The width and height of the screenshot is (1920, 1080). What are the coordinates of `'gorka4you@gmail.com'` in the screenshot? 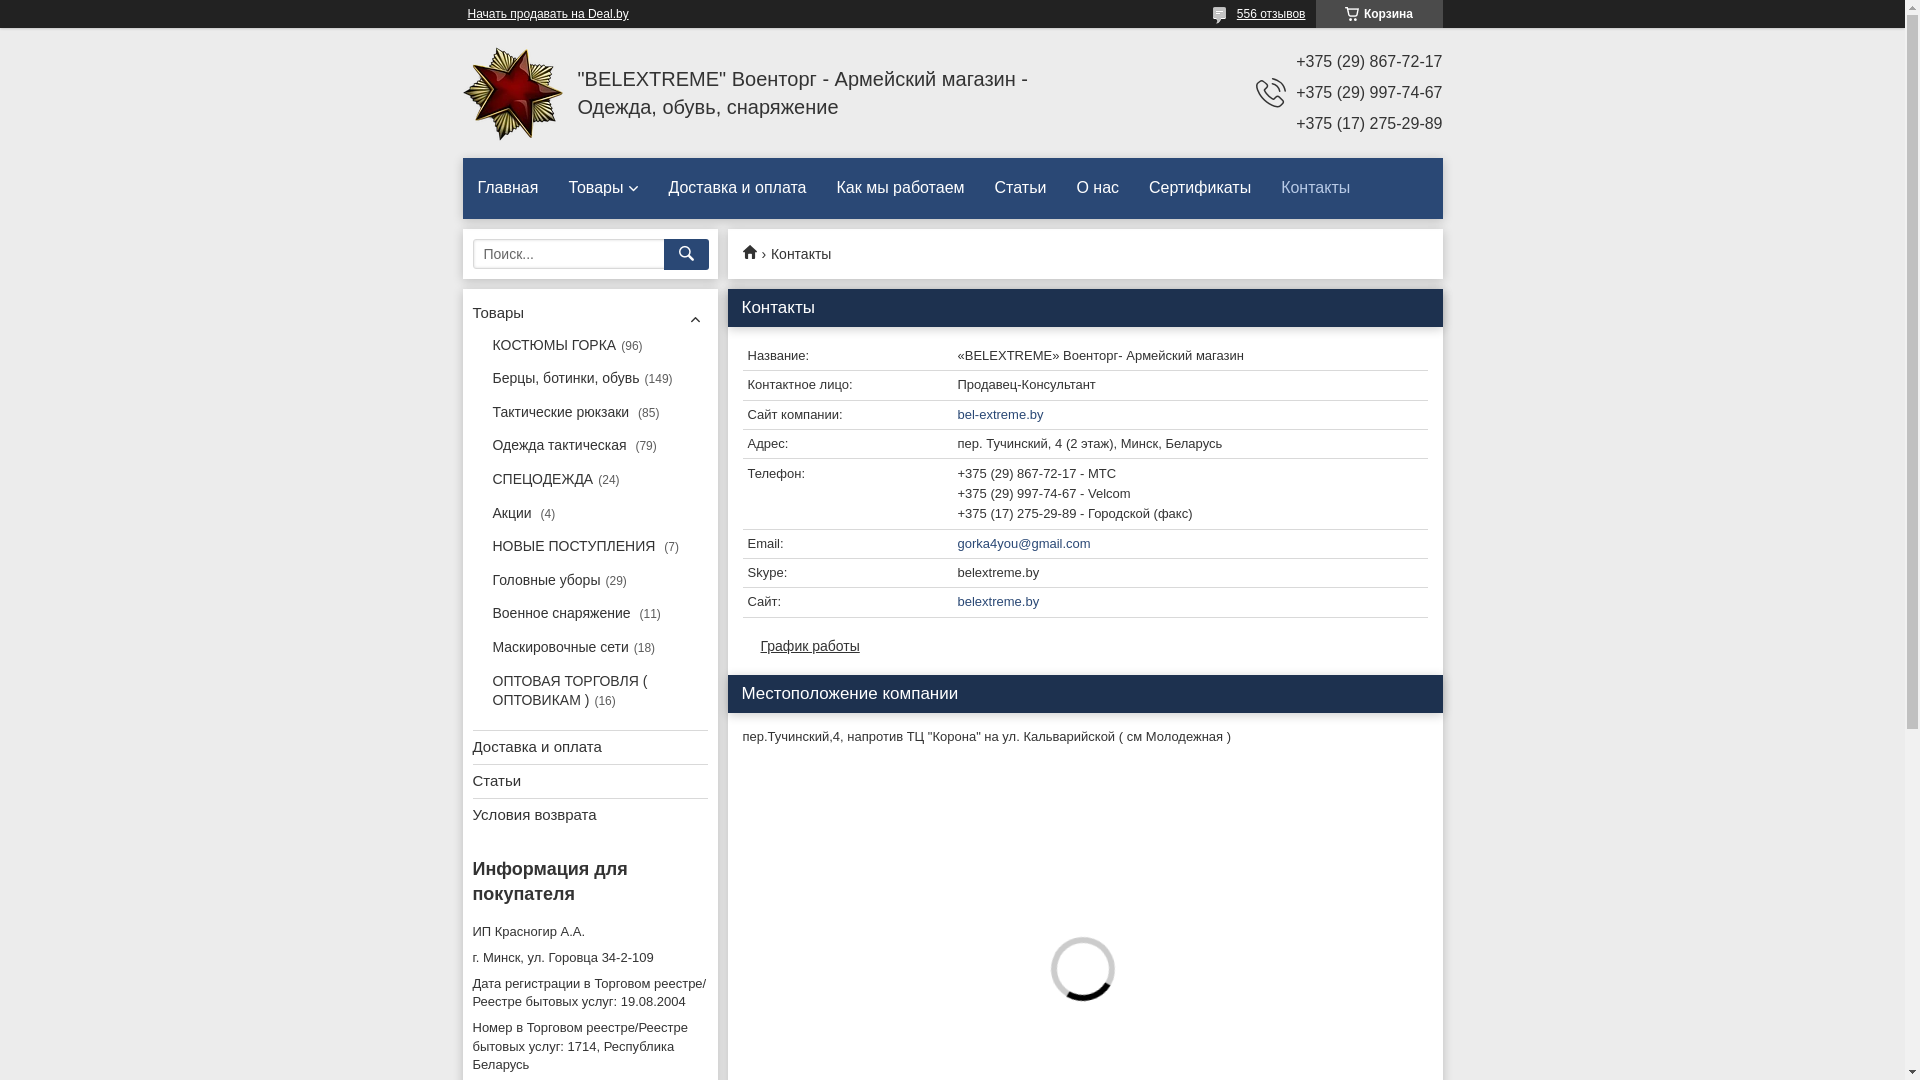 It's located at (1083, 544).